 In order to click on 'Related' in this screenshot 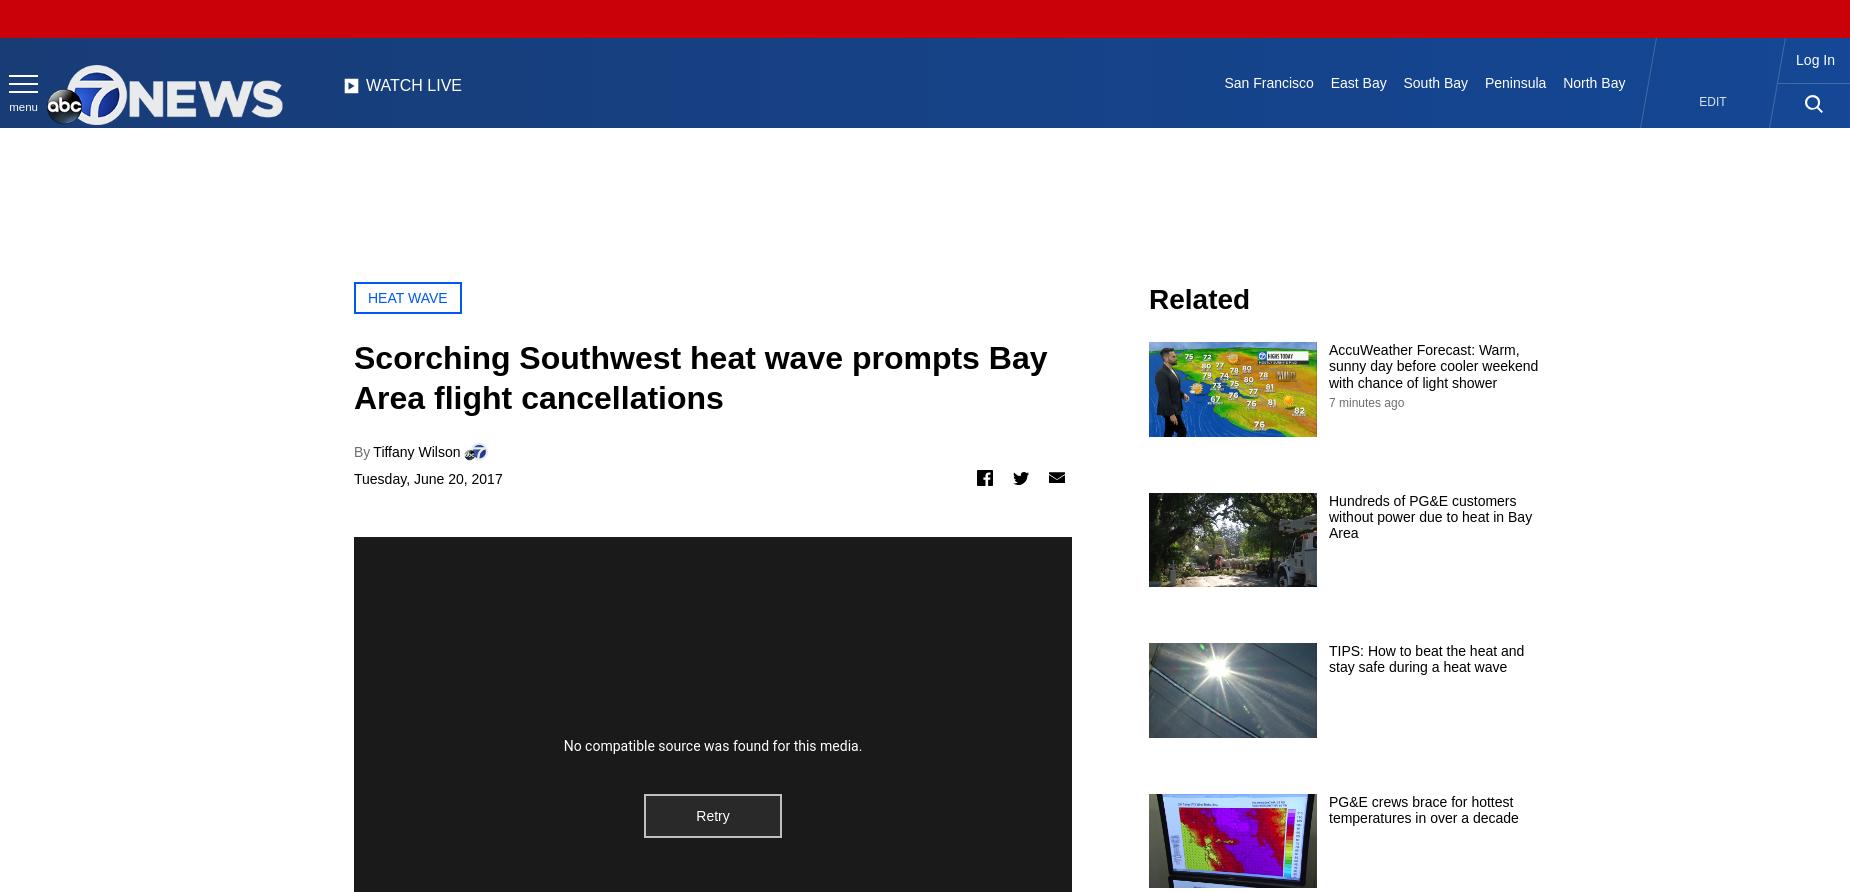, I will do `click(1148, 299)`.